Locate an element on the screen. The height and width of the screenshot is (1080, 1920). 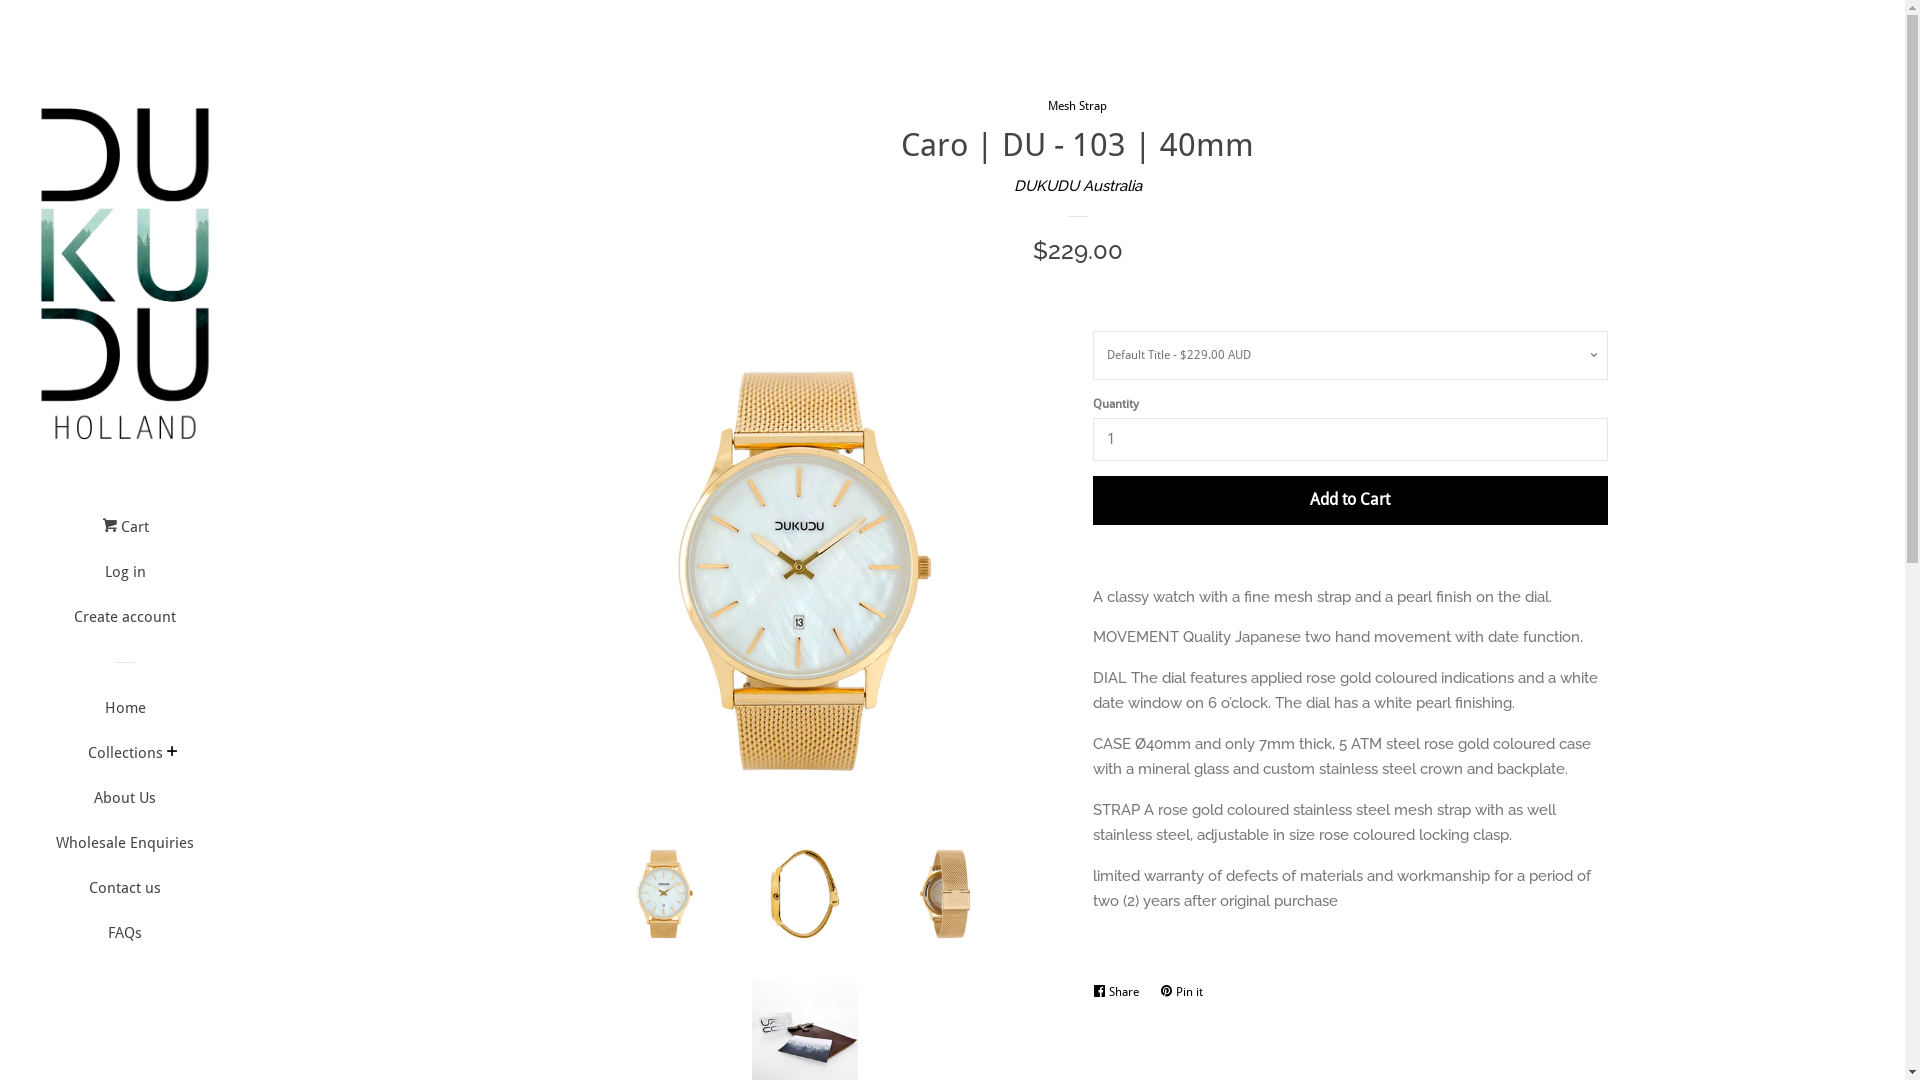
'Create account' is located at coordinates (123, 623).